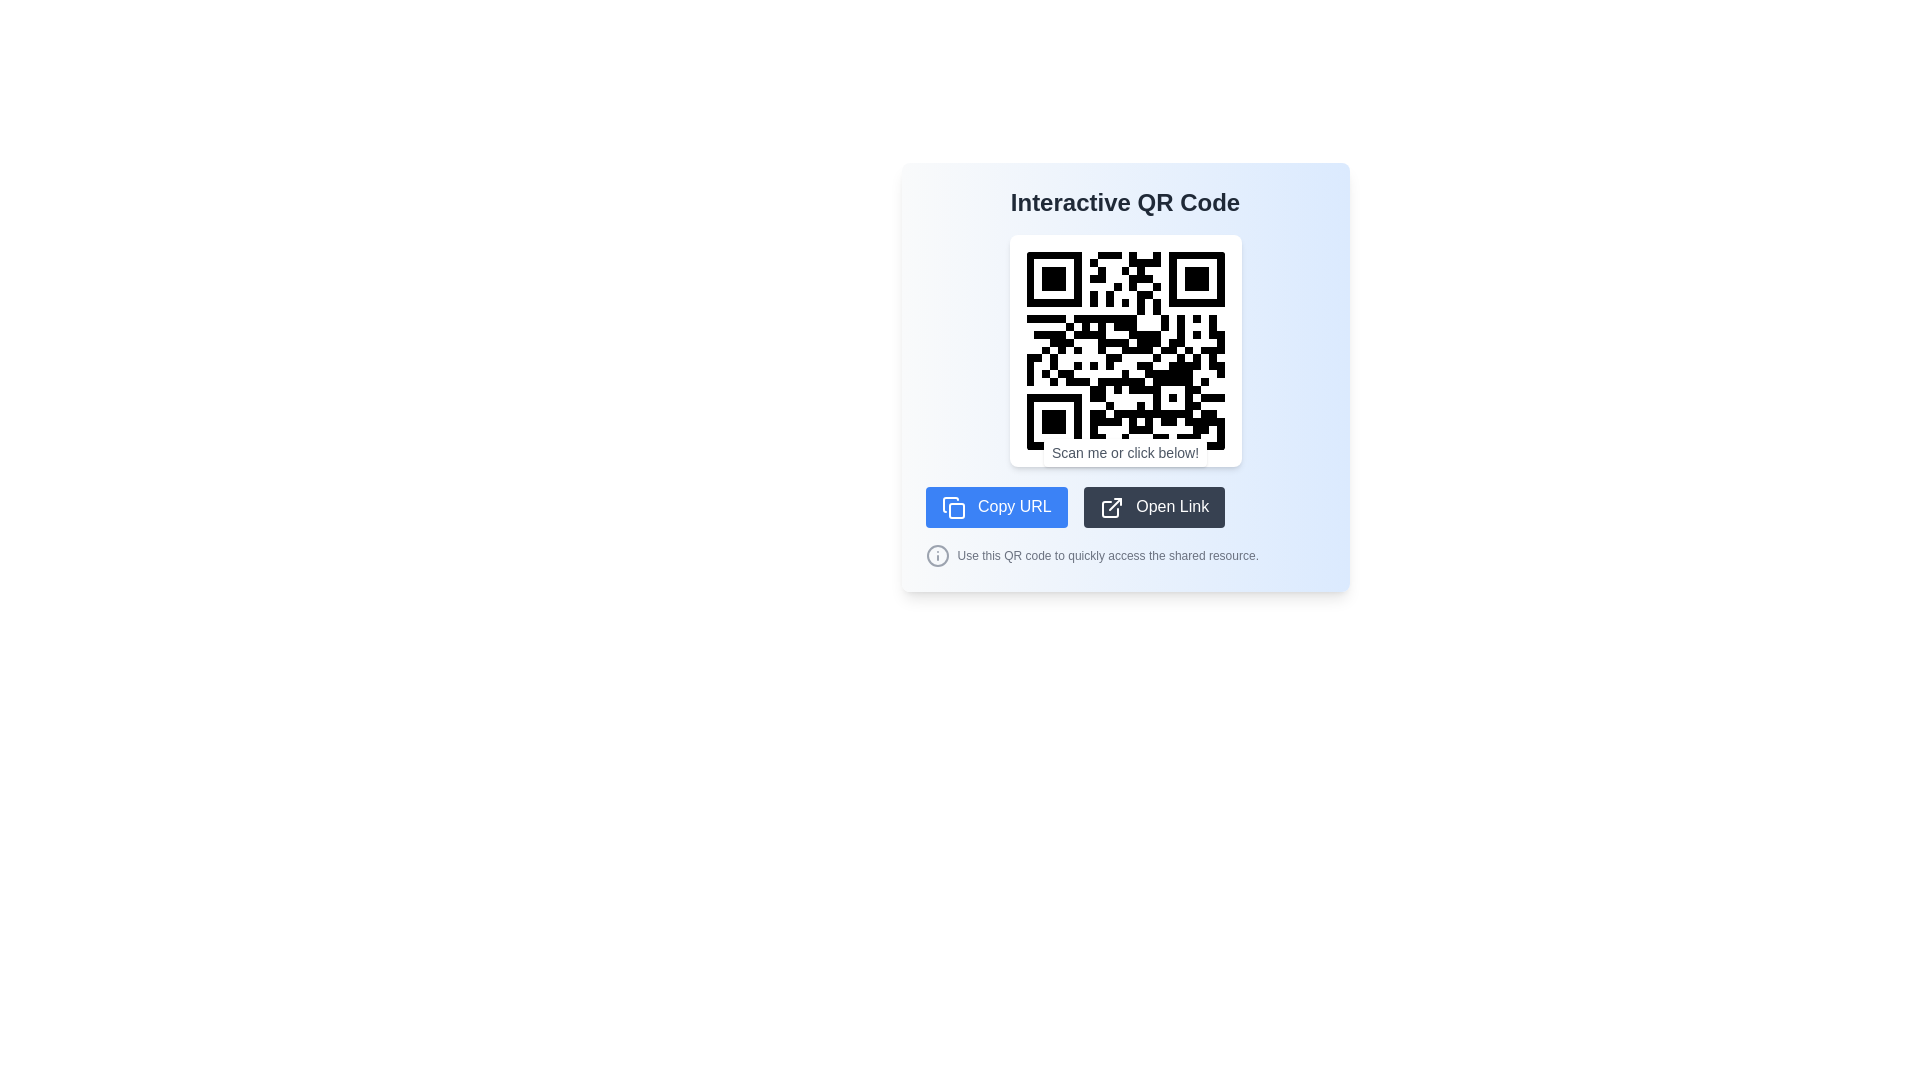 Image resolution: width=1920 pixels, height=1080 pixels. I want to click on the circular 'info' icon located next to the instruction 'Use this QR code to quickly access the shared resource', so click(936, 555).